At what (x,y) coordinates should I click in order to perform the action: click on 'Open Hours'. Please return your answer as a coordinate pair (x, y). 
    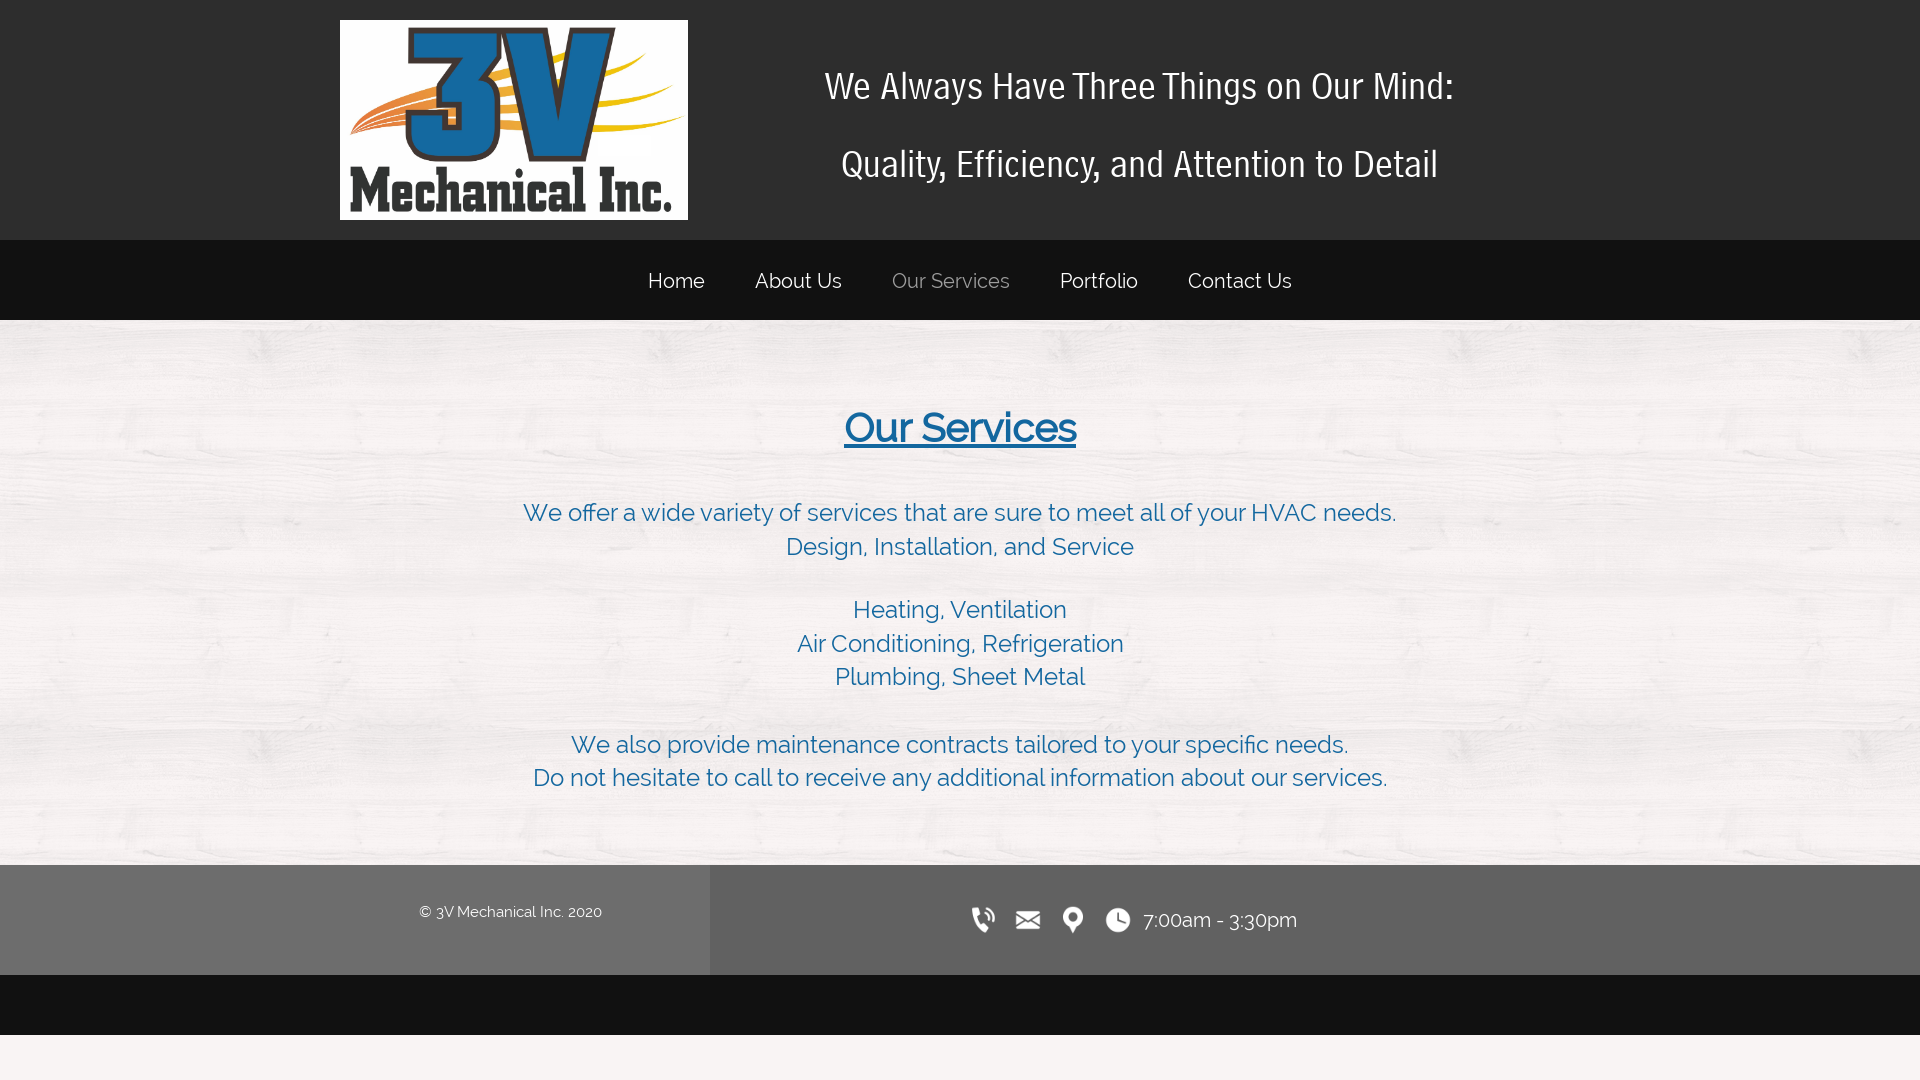
    Looking at the image, I should click on (1117, 920).